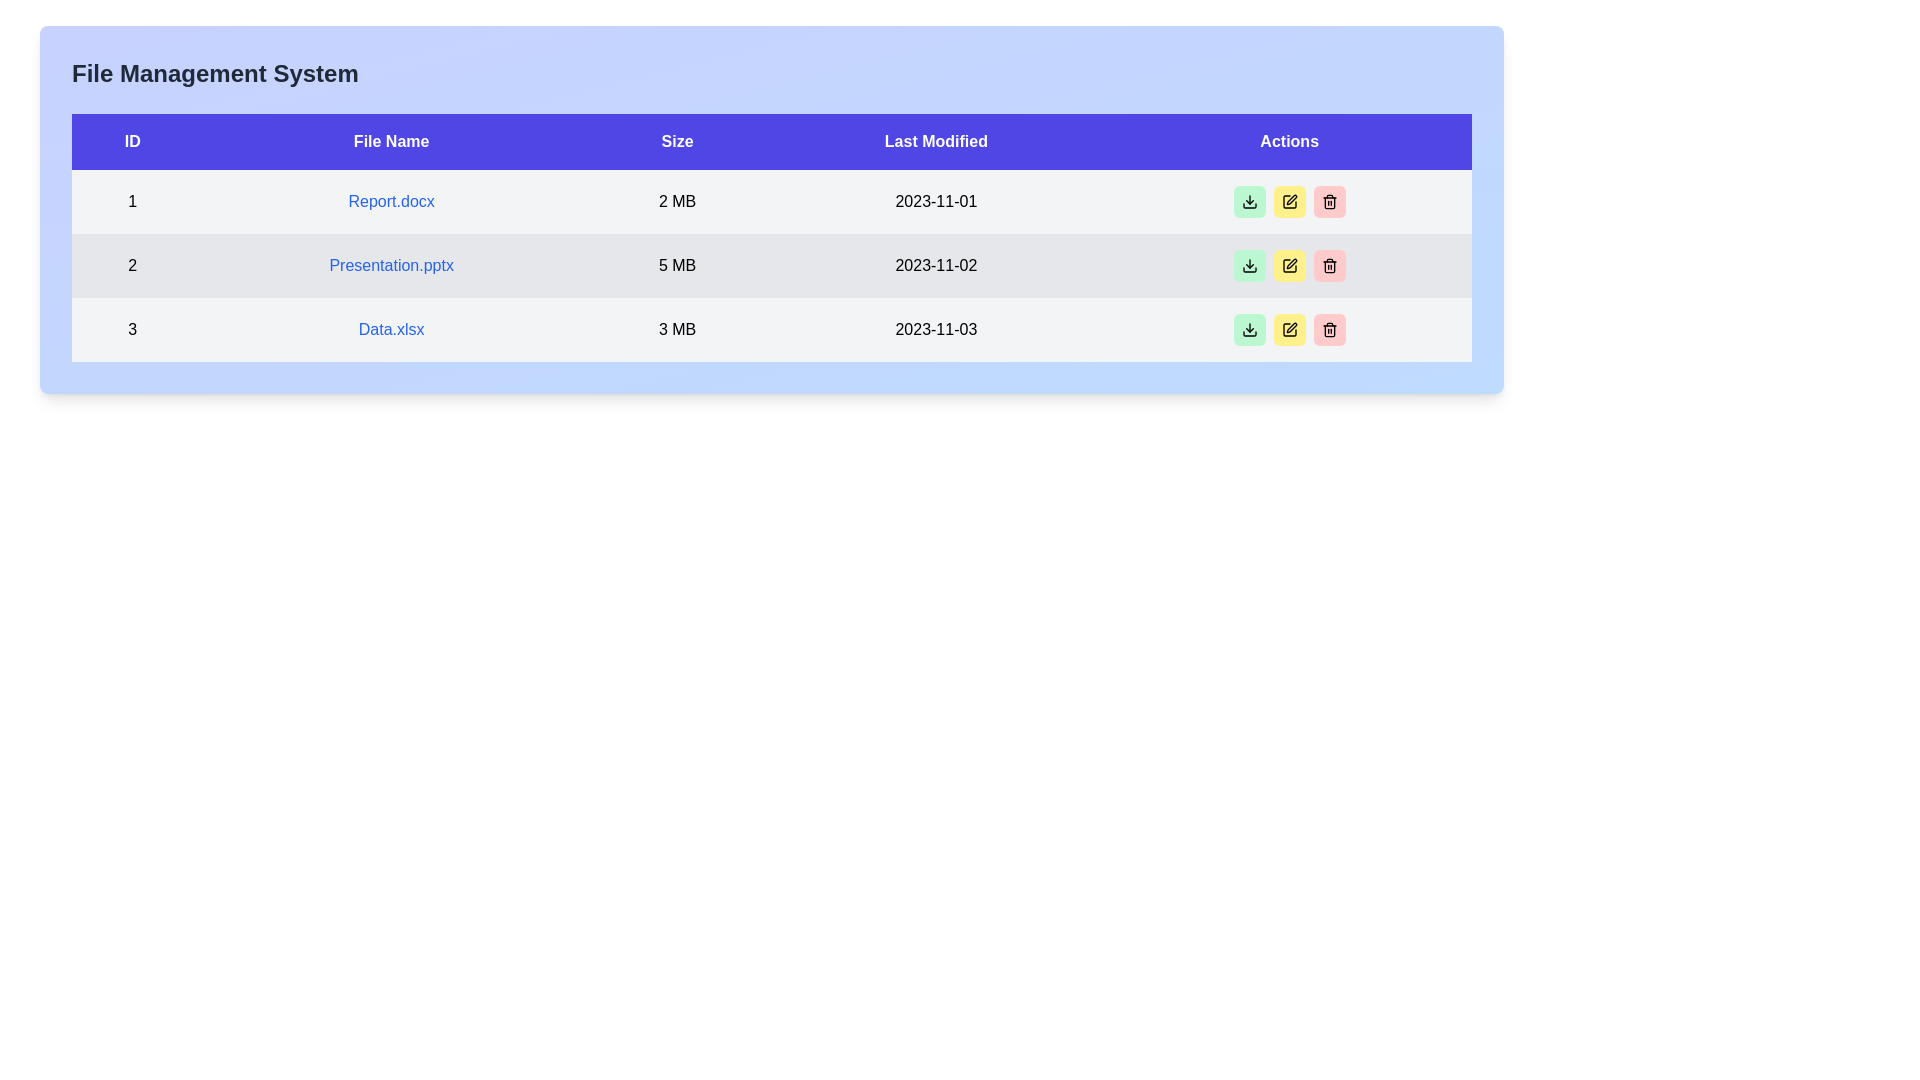 Image resolution: width=1920 pixels, height=1080 pixels. I want to click on the third row of the table containing file details, which includes ID, file name, size, last modified date, and actions, so click(771, 329).